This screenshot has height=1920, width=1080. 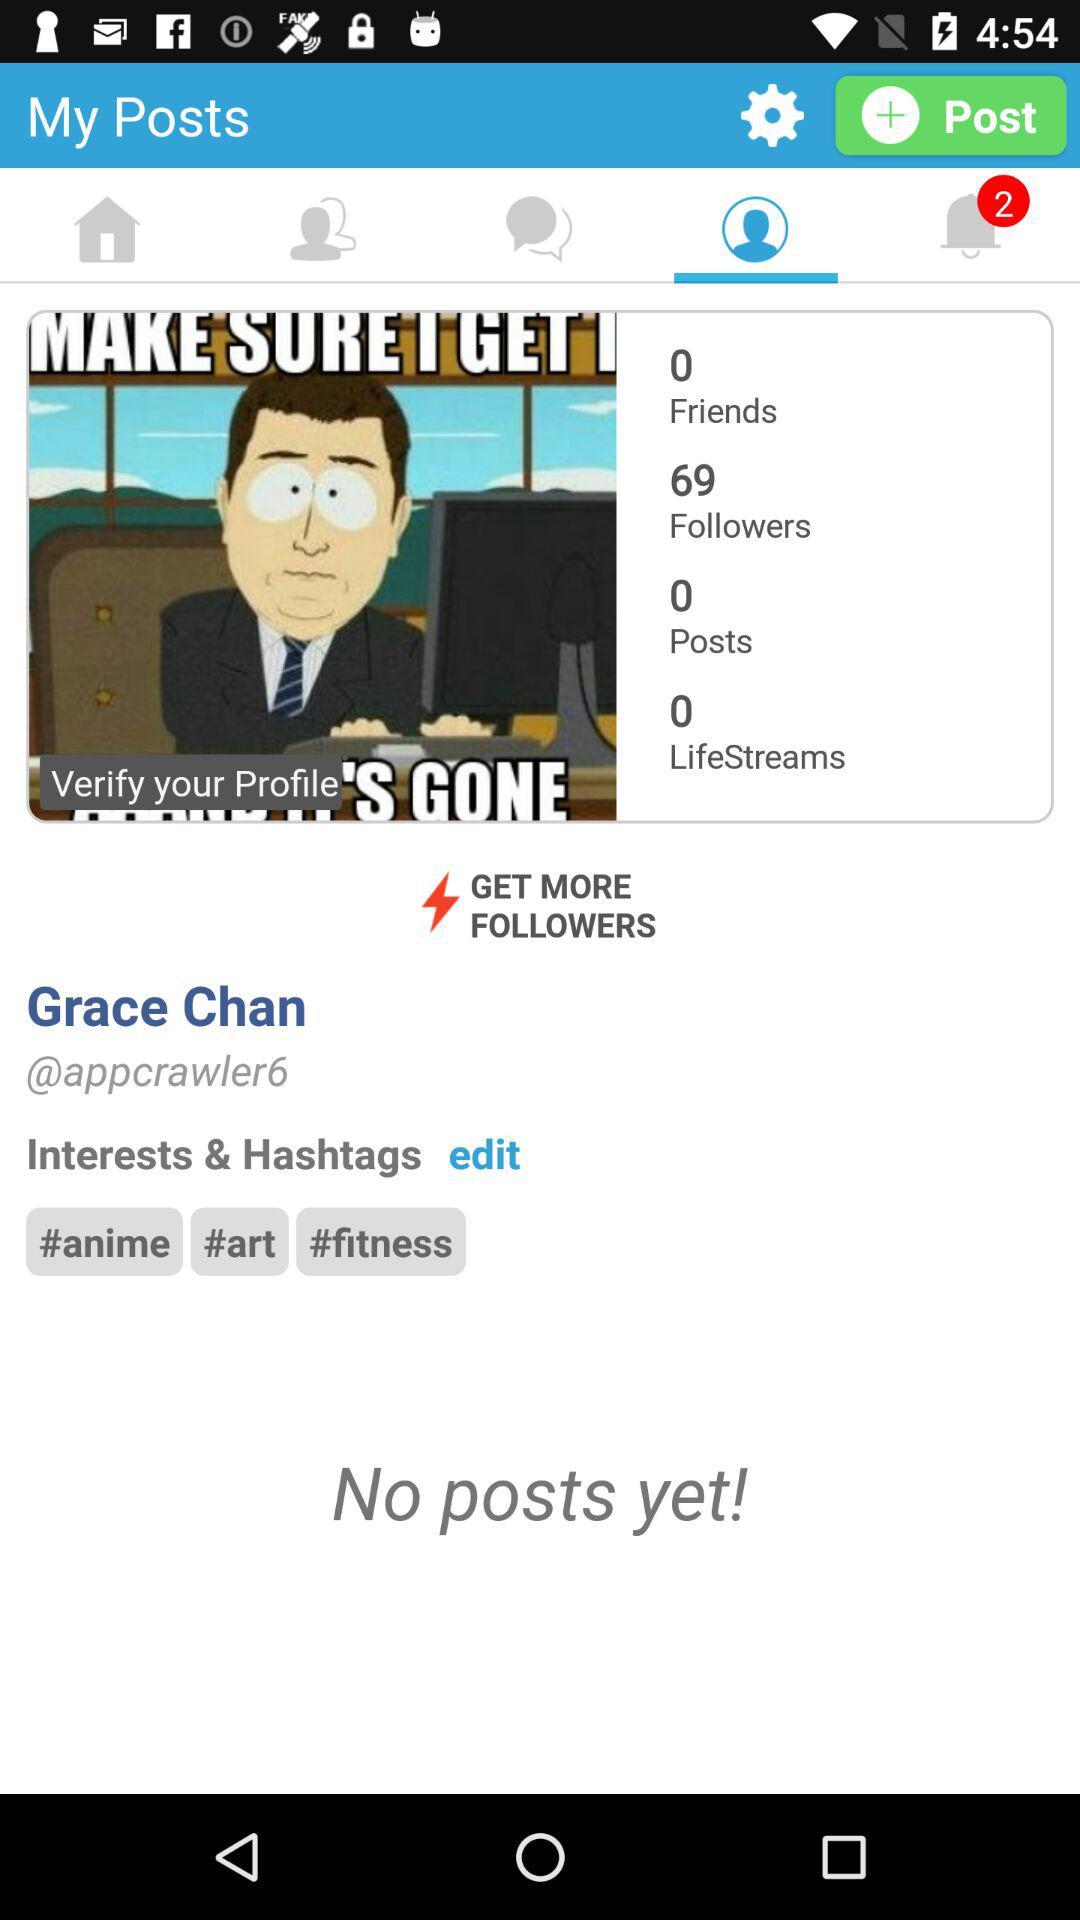 I want to click on icon above the no posts yet!, so click(x=104, y=1240).